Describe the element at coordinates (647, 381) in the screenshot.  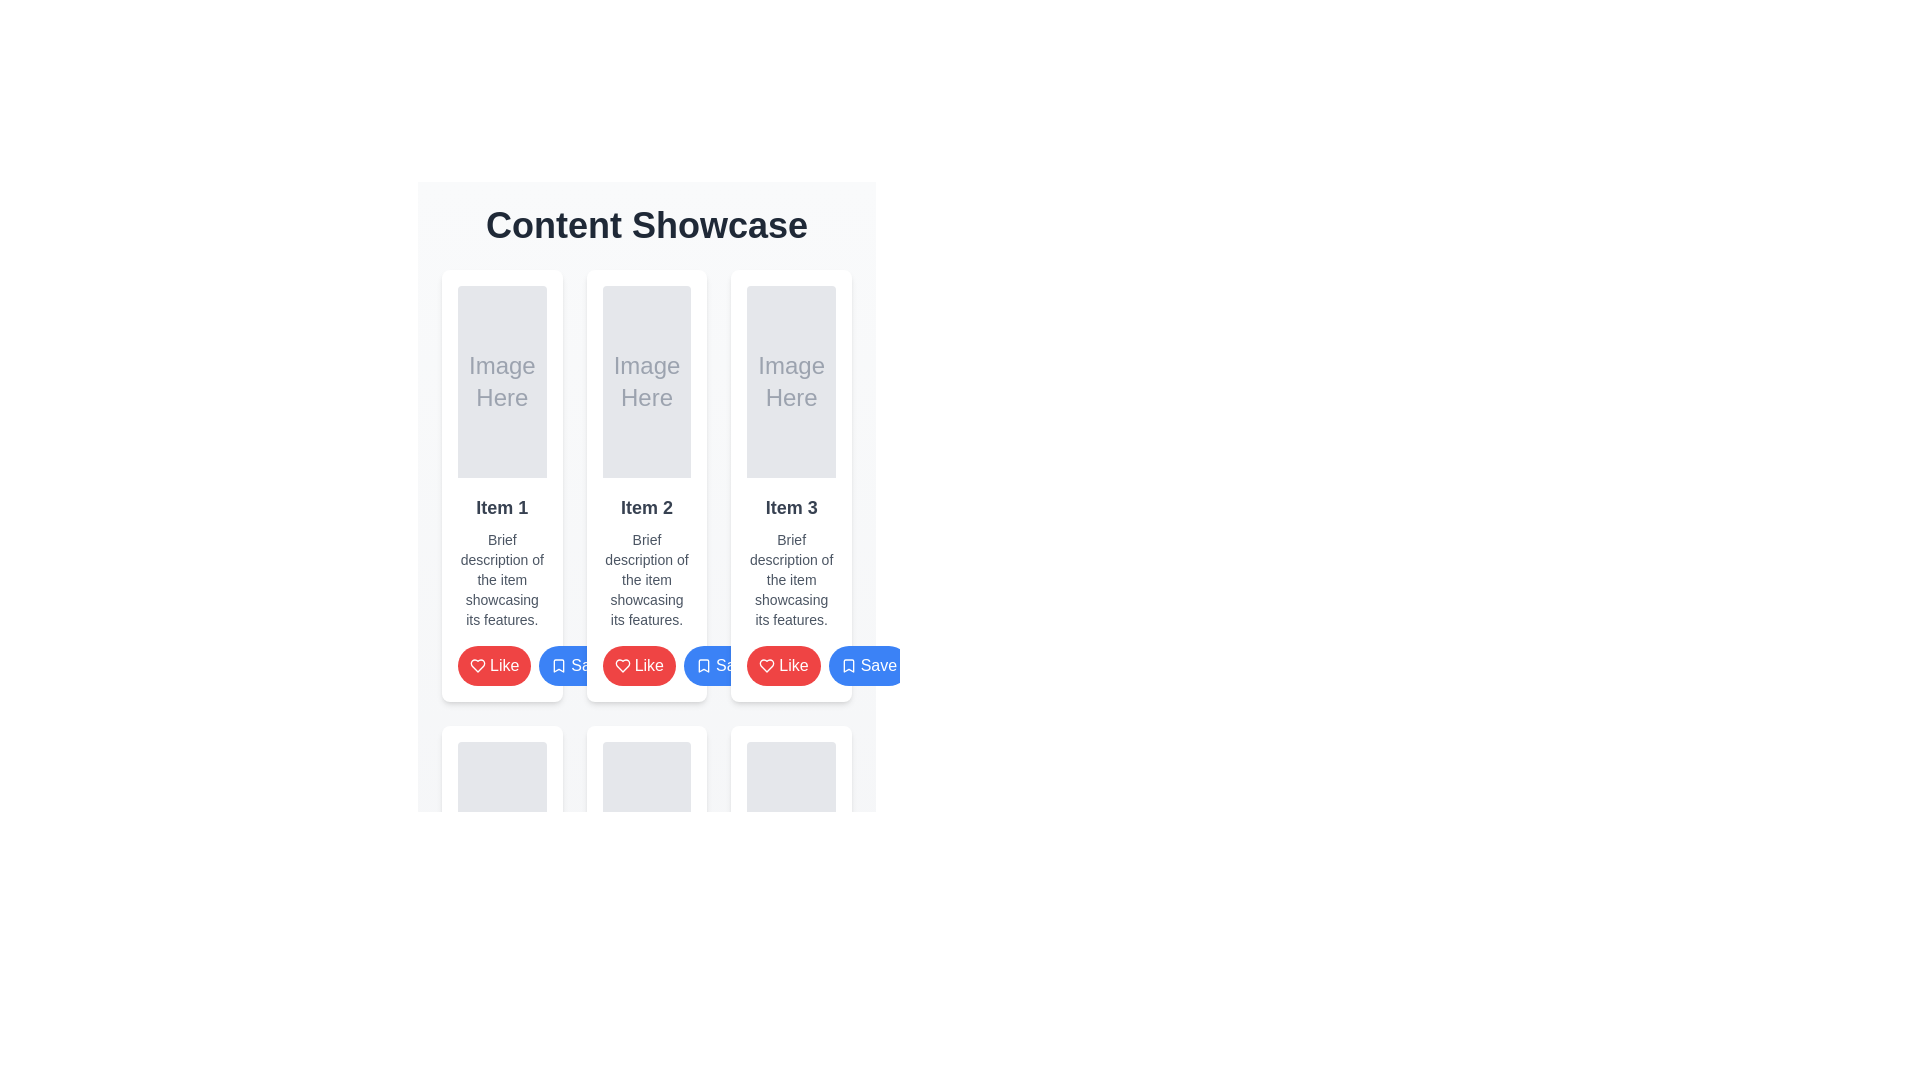
I see `the text label that reads 'Image Here', which is displayed in a larger font size and light gray color, positioned centrally in the second column under 'Item 2'` at that location.